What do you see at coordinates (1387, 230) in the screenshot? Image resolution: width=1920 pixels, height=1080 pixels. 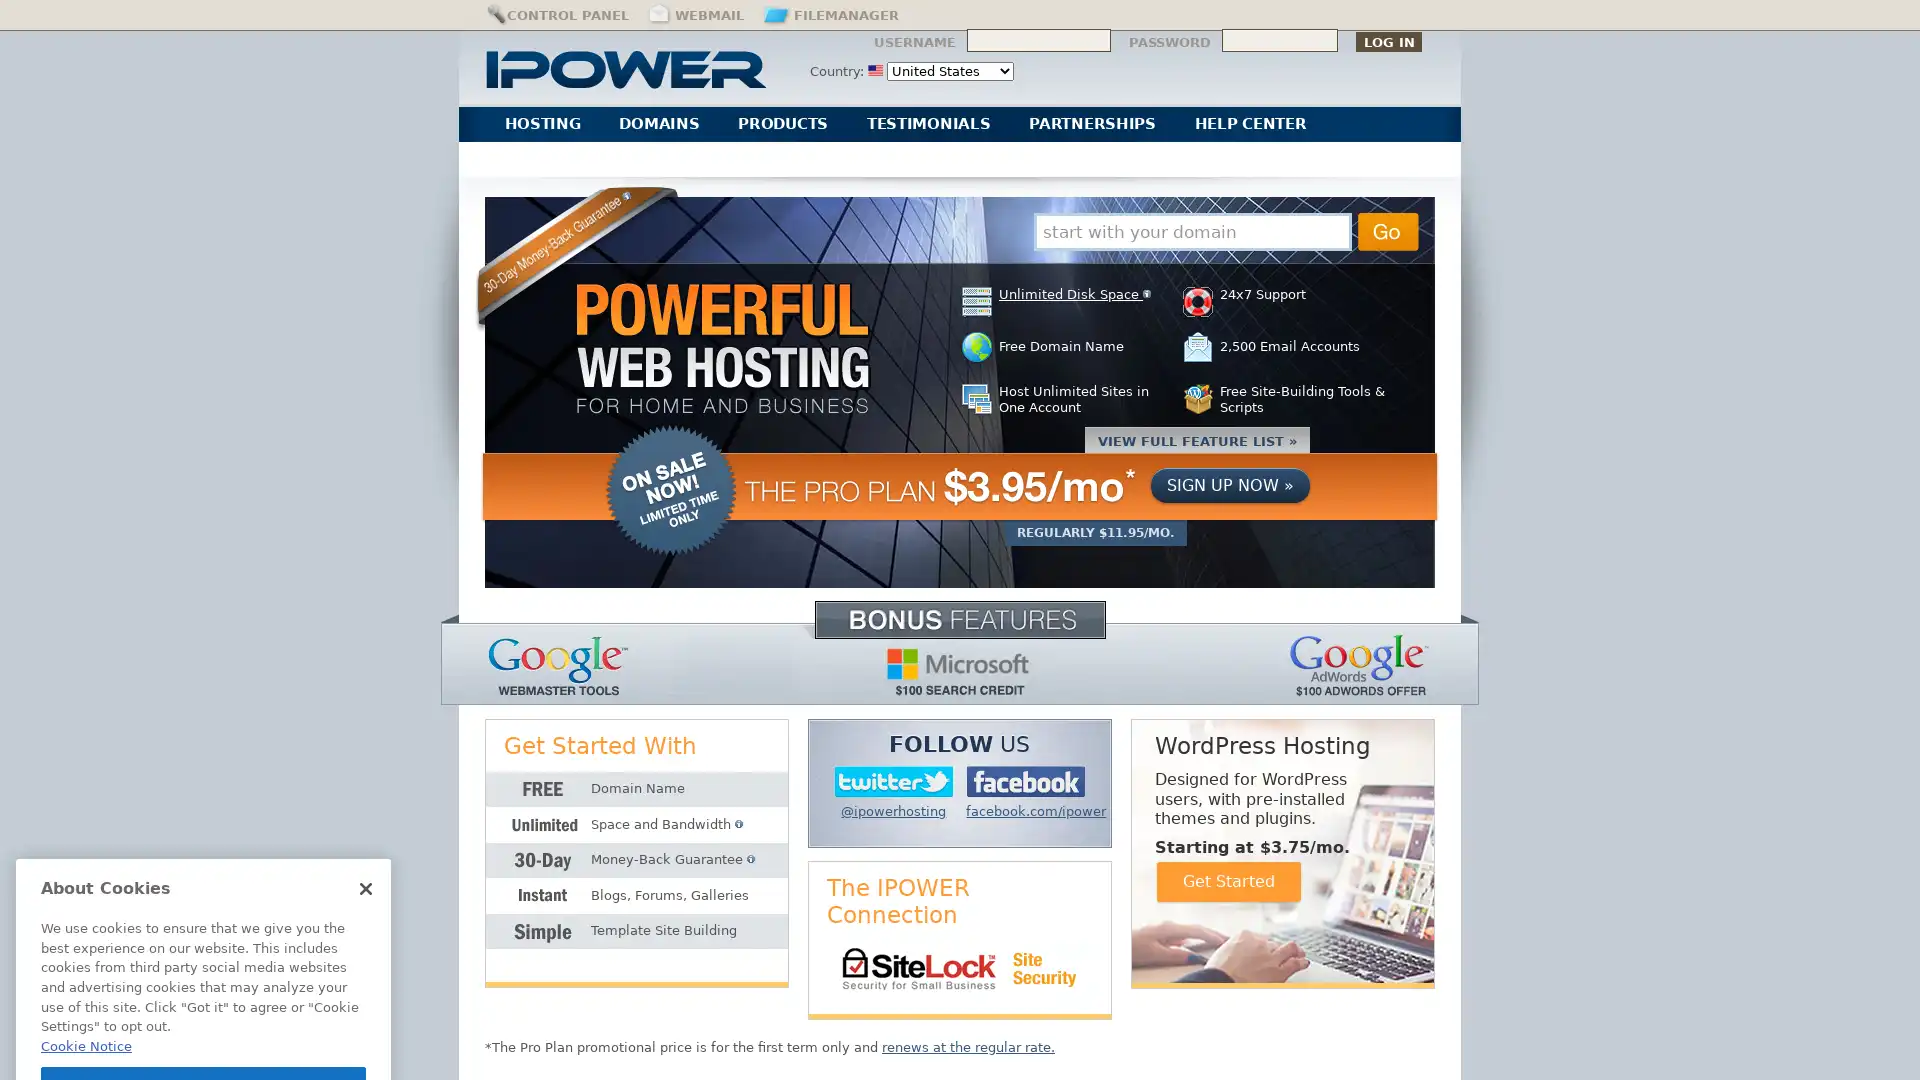 I see `Go` at bounding box center [1387, 230].